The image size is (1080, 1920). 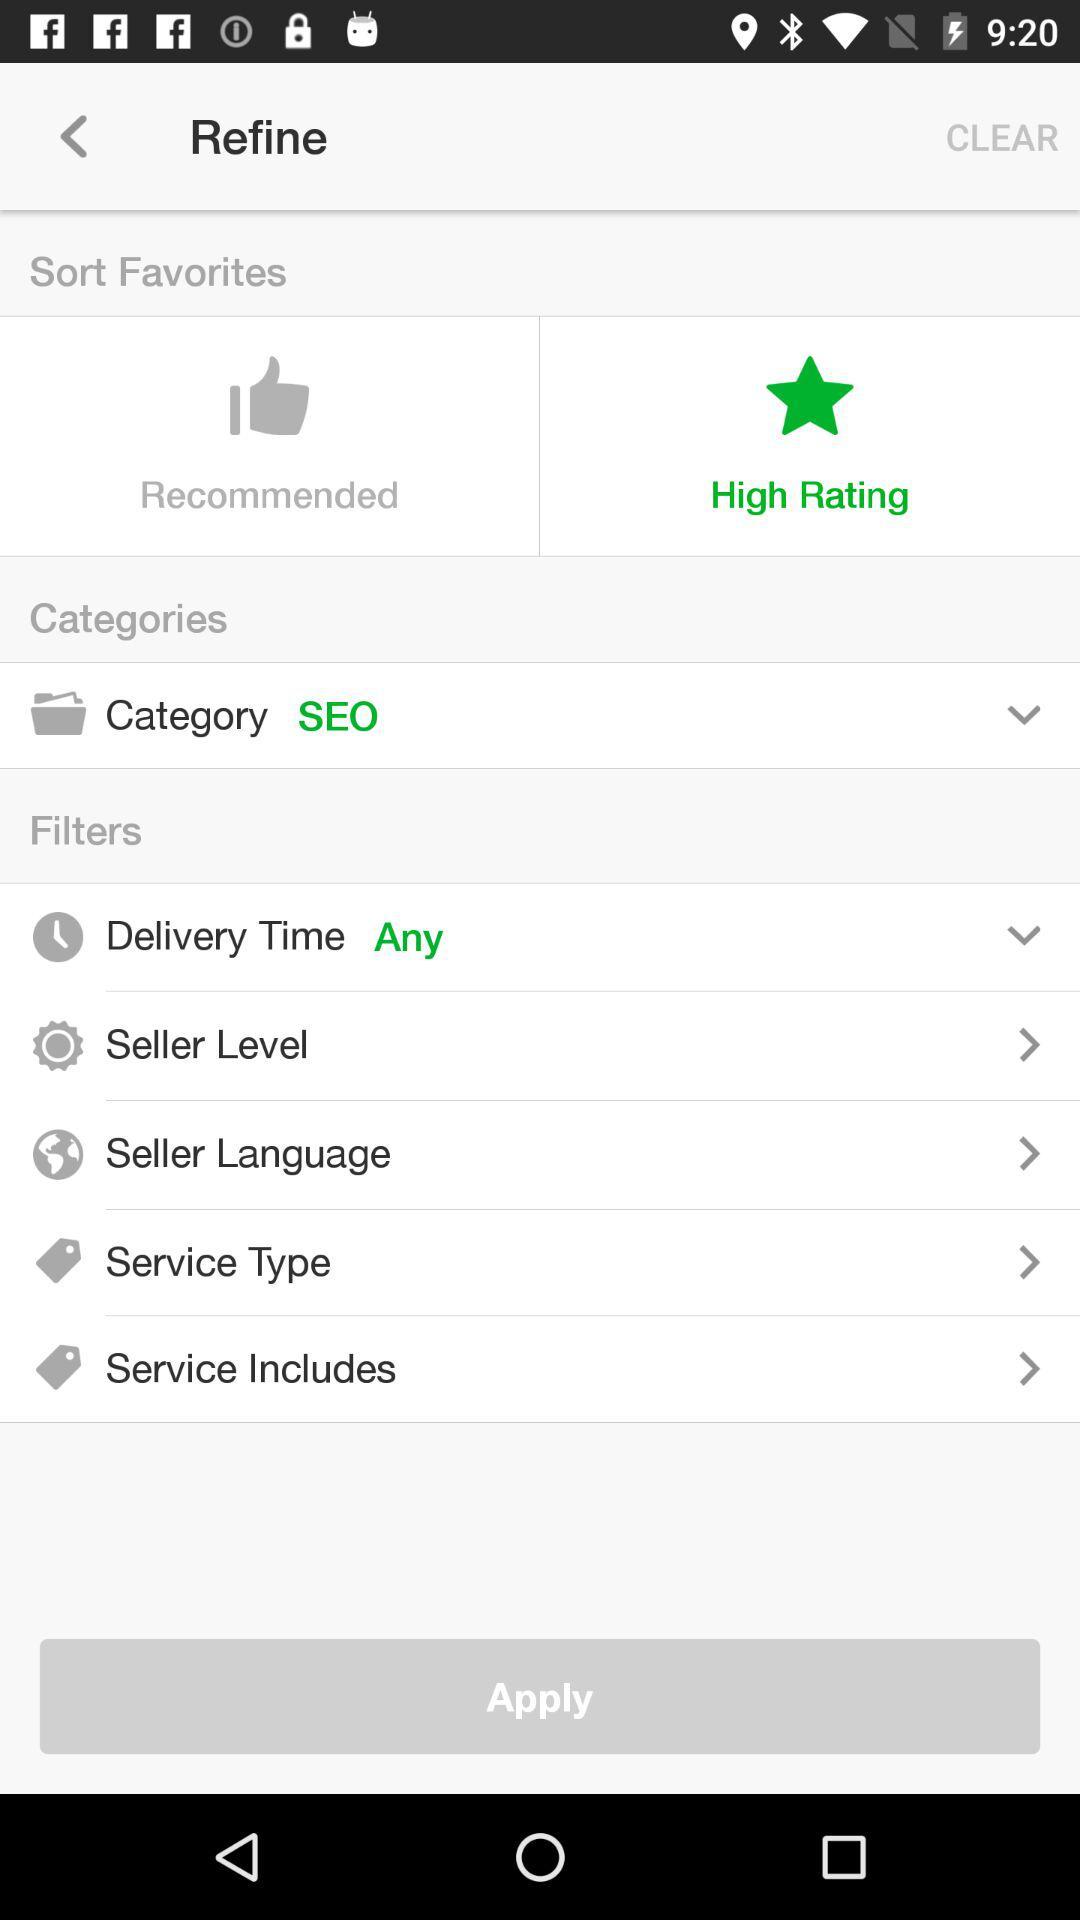 I want to click on the clear, so click(x=997, y=135).